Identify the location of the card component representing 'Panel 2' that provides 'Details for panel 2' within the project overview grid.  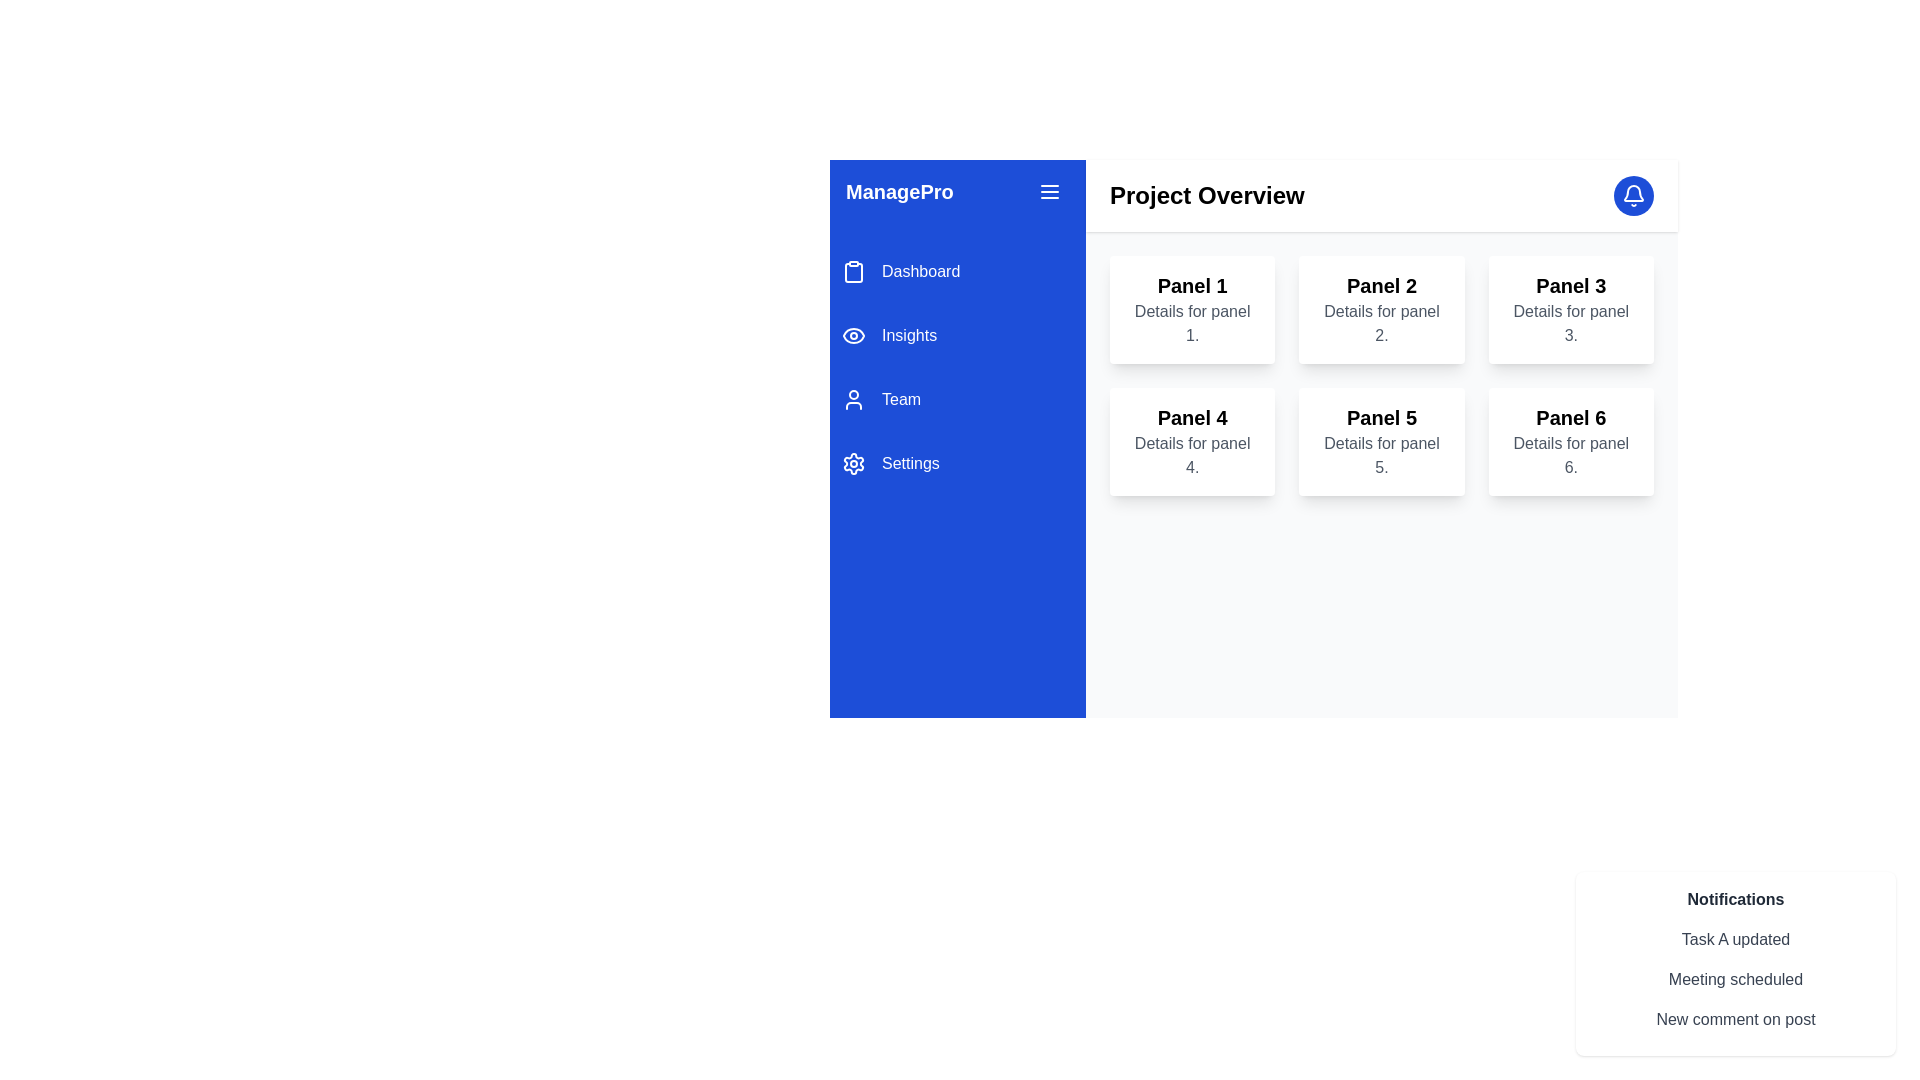
(1381, 309).